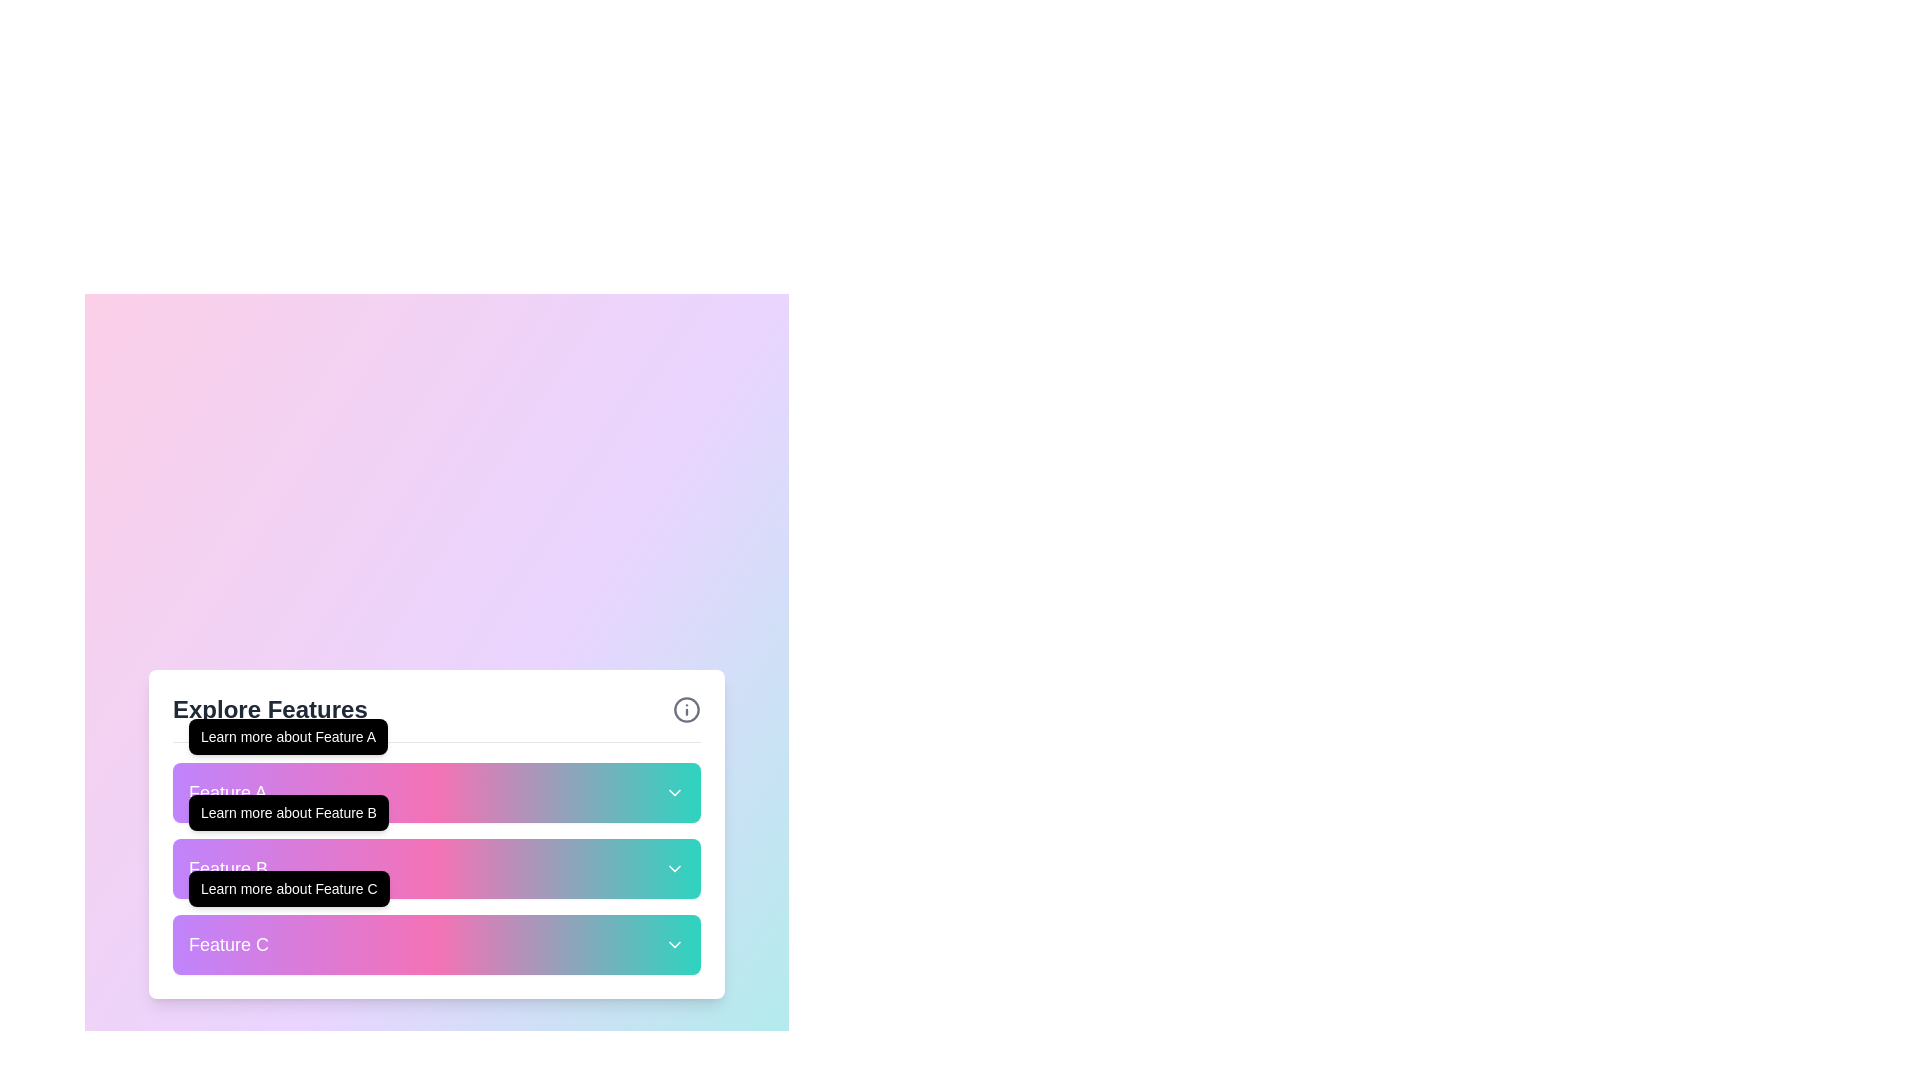  What do you see at coordinates (675, 944) in the screenshot?
I see `the white chevron down icon, located at the far right end of the 'Feature C' button, to receive additional interface feedback` at bounding box center [675, 944].